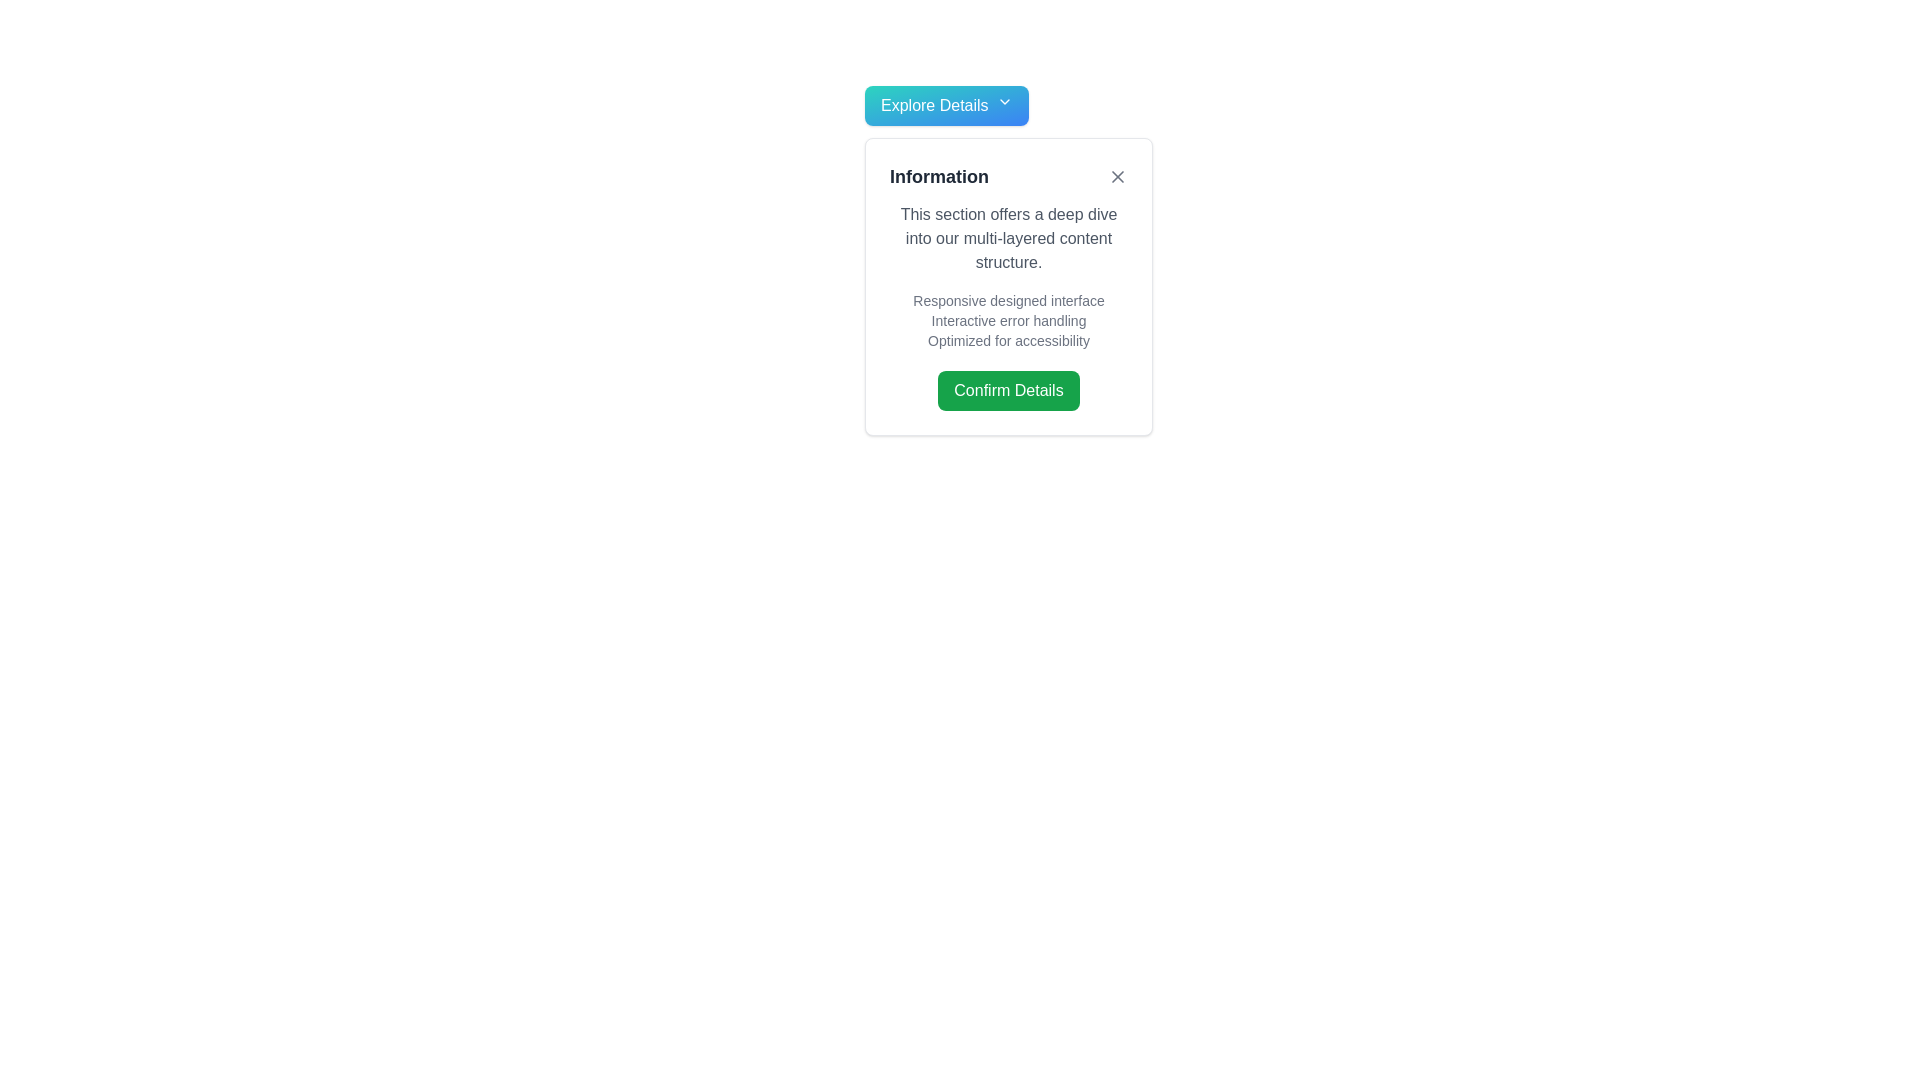 Image resolution: width=1920 pixels, height=1080 pixels. Describe the element at coordinates (1004, 101) in the screenshot. I see `the downward-pointing chevron icon located at the rightmost side of the 'Explore Details' button` at that location.